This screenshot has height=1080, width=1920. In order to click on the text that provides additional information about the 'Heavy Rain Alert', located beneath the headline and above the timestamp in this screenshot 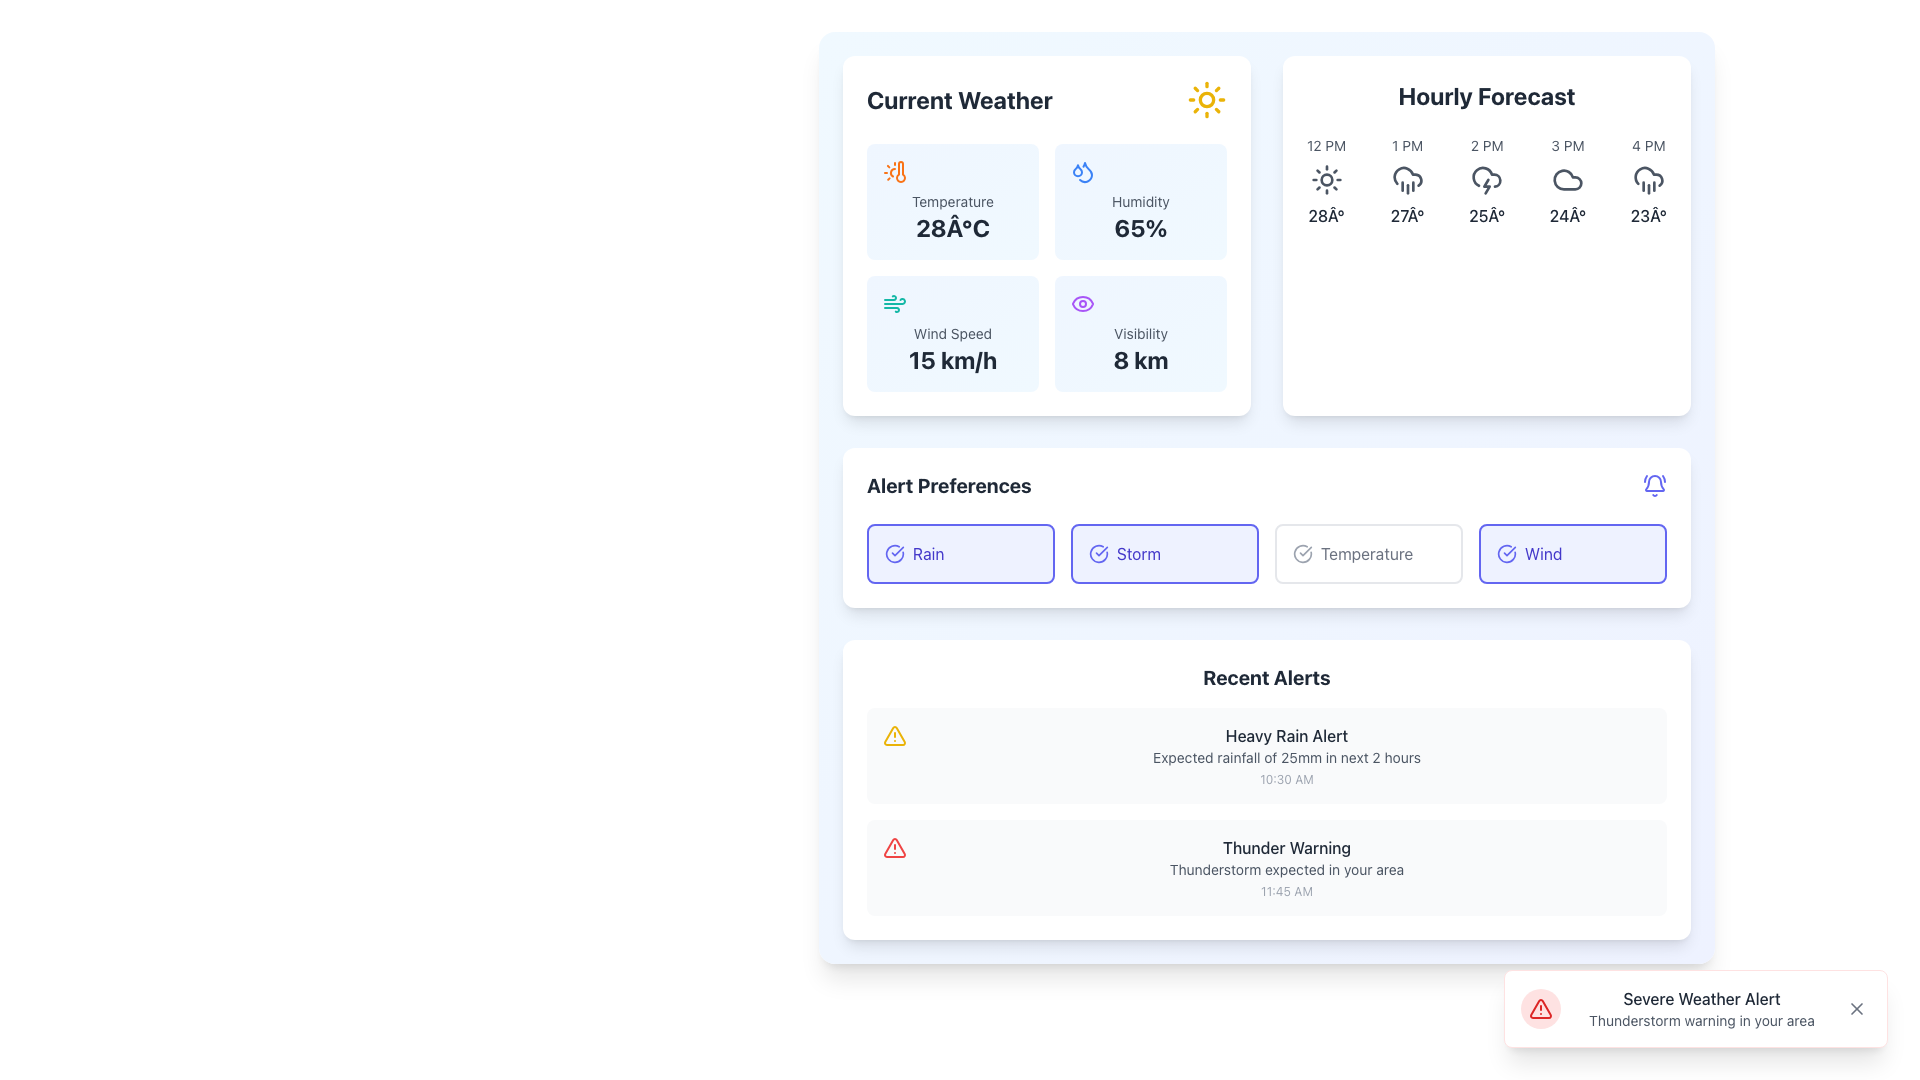, I will do `click(1286, 758)`.